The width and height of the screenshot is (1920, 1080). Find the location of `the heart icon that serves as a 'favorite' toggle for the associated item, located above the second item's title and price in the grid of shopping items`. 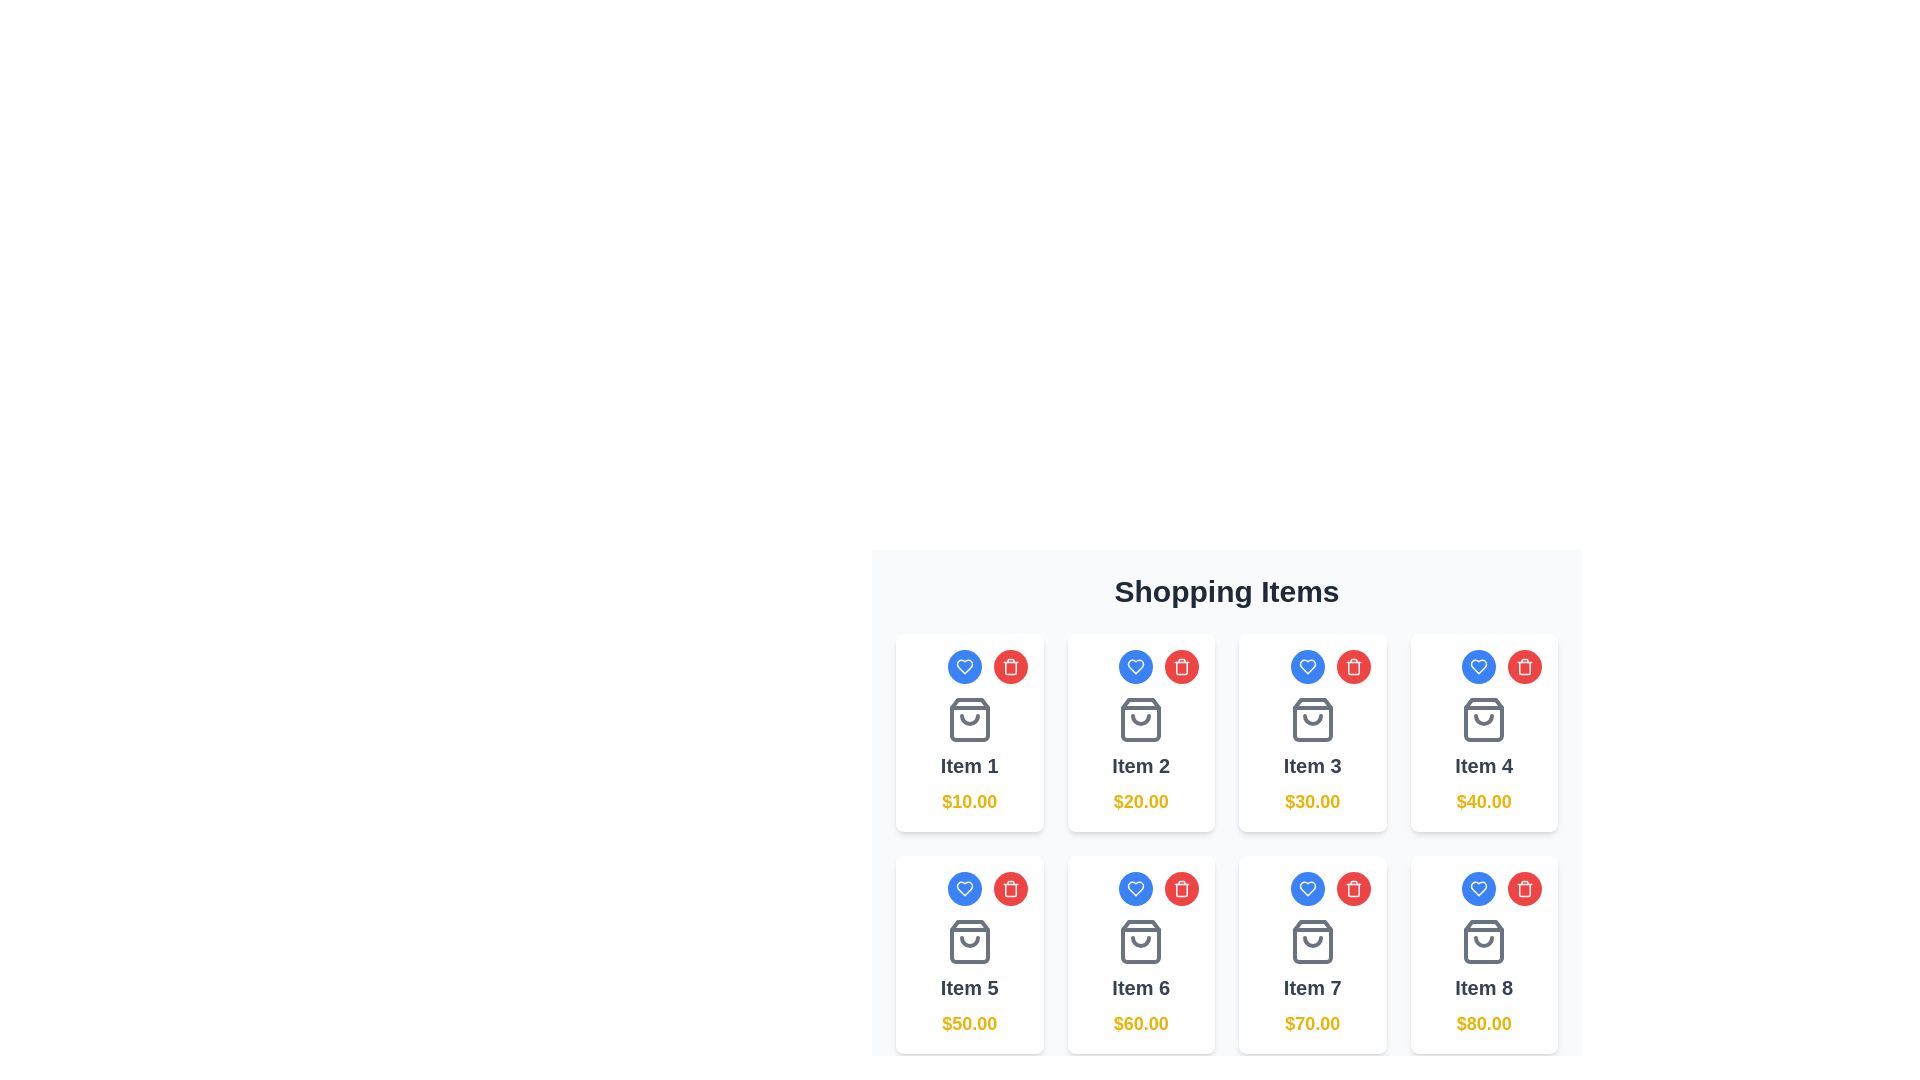

the heart icon that serves as a 'favorite' toggle for the associated item, located above the second item's title and price in the grid of shopping items is located at coordinates (1136, 667).